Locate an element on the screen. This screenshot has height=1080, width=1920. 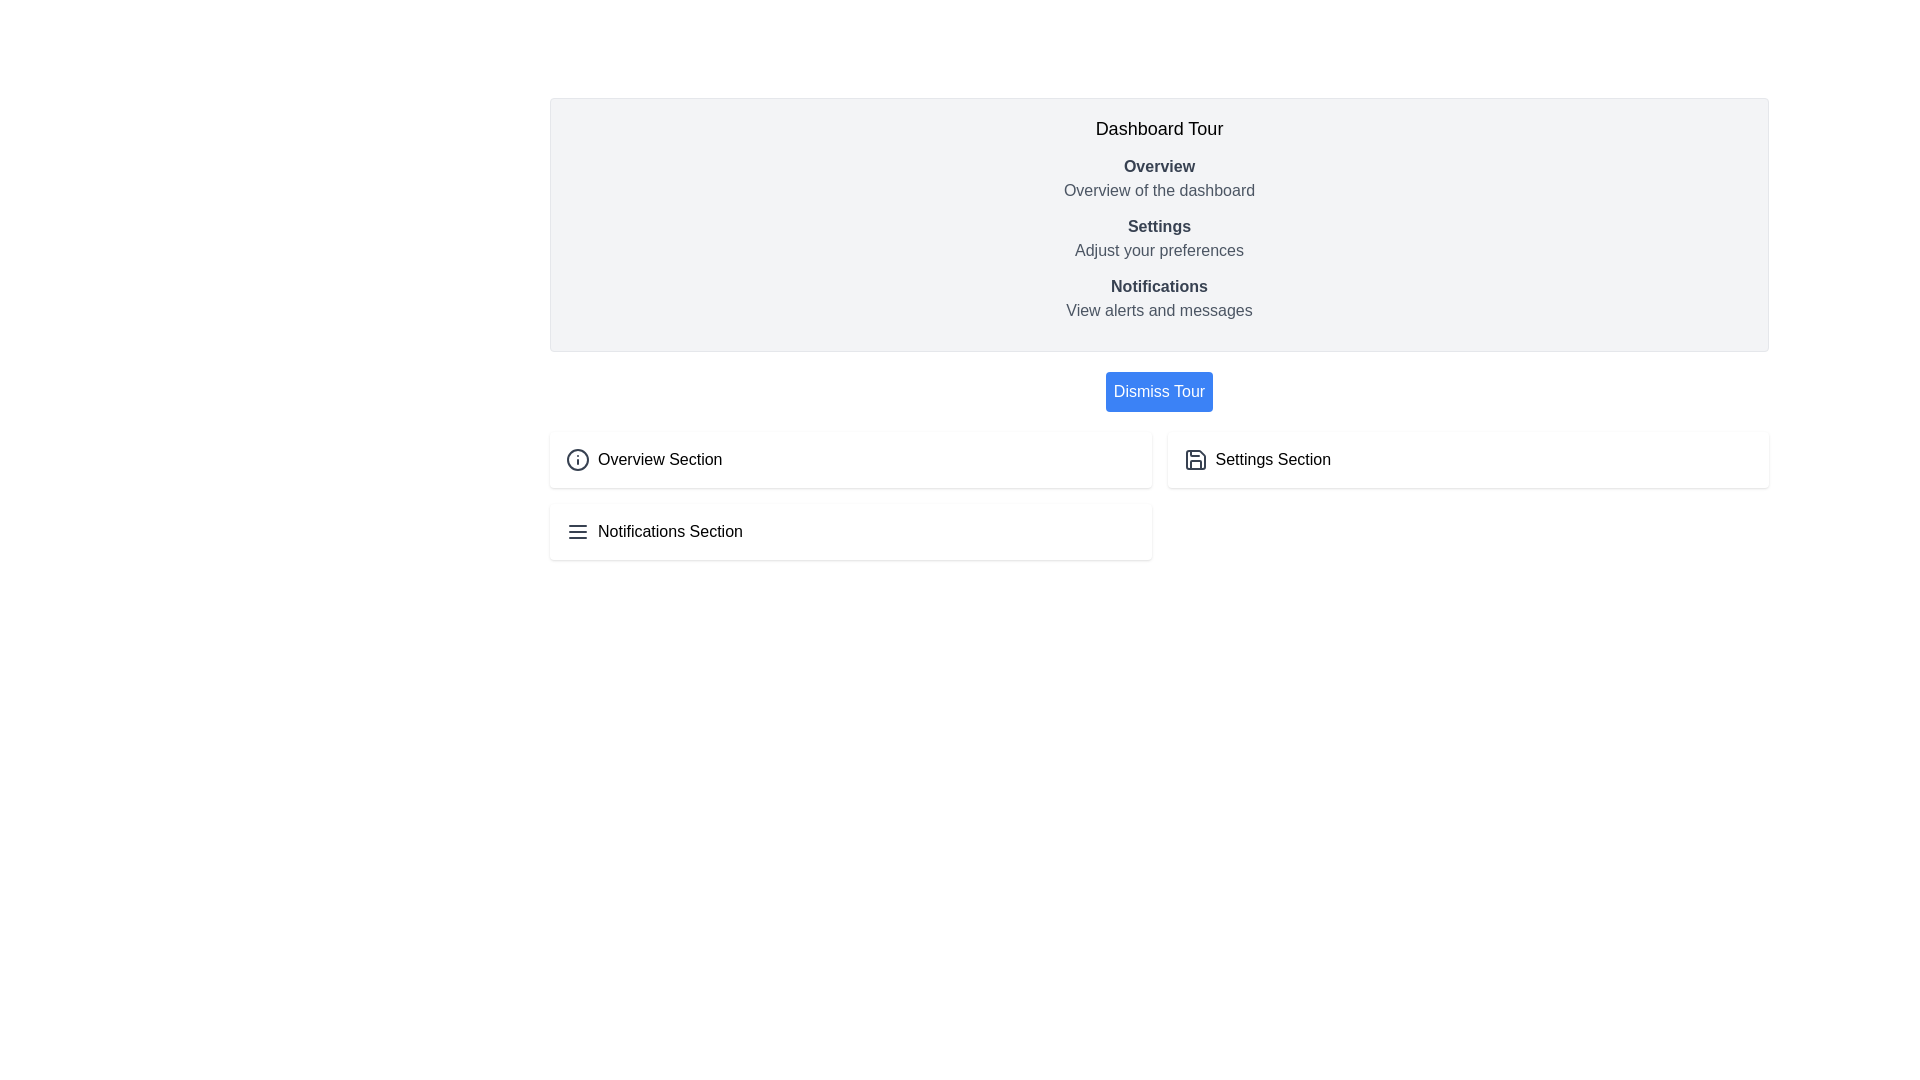
the descriptive subtitle text label located beneath the 'Settings' header, which enhances user understanding of the section's functionality is located at coordinates (1159, 249).